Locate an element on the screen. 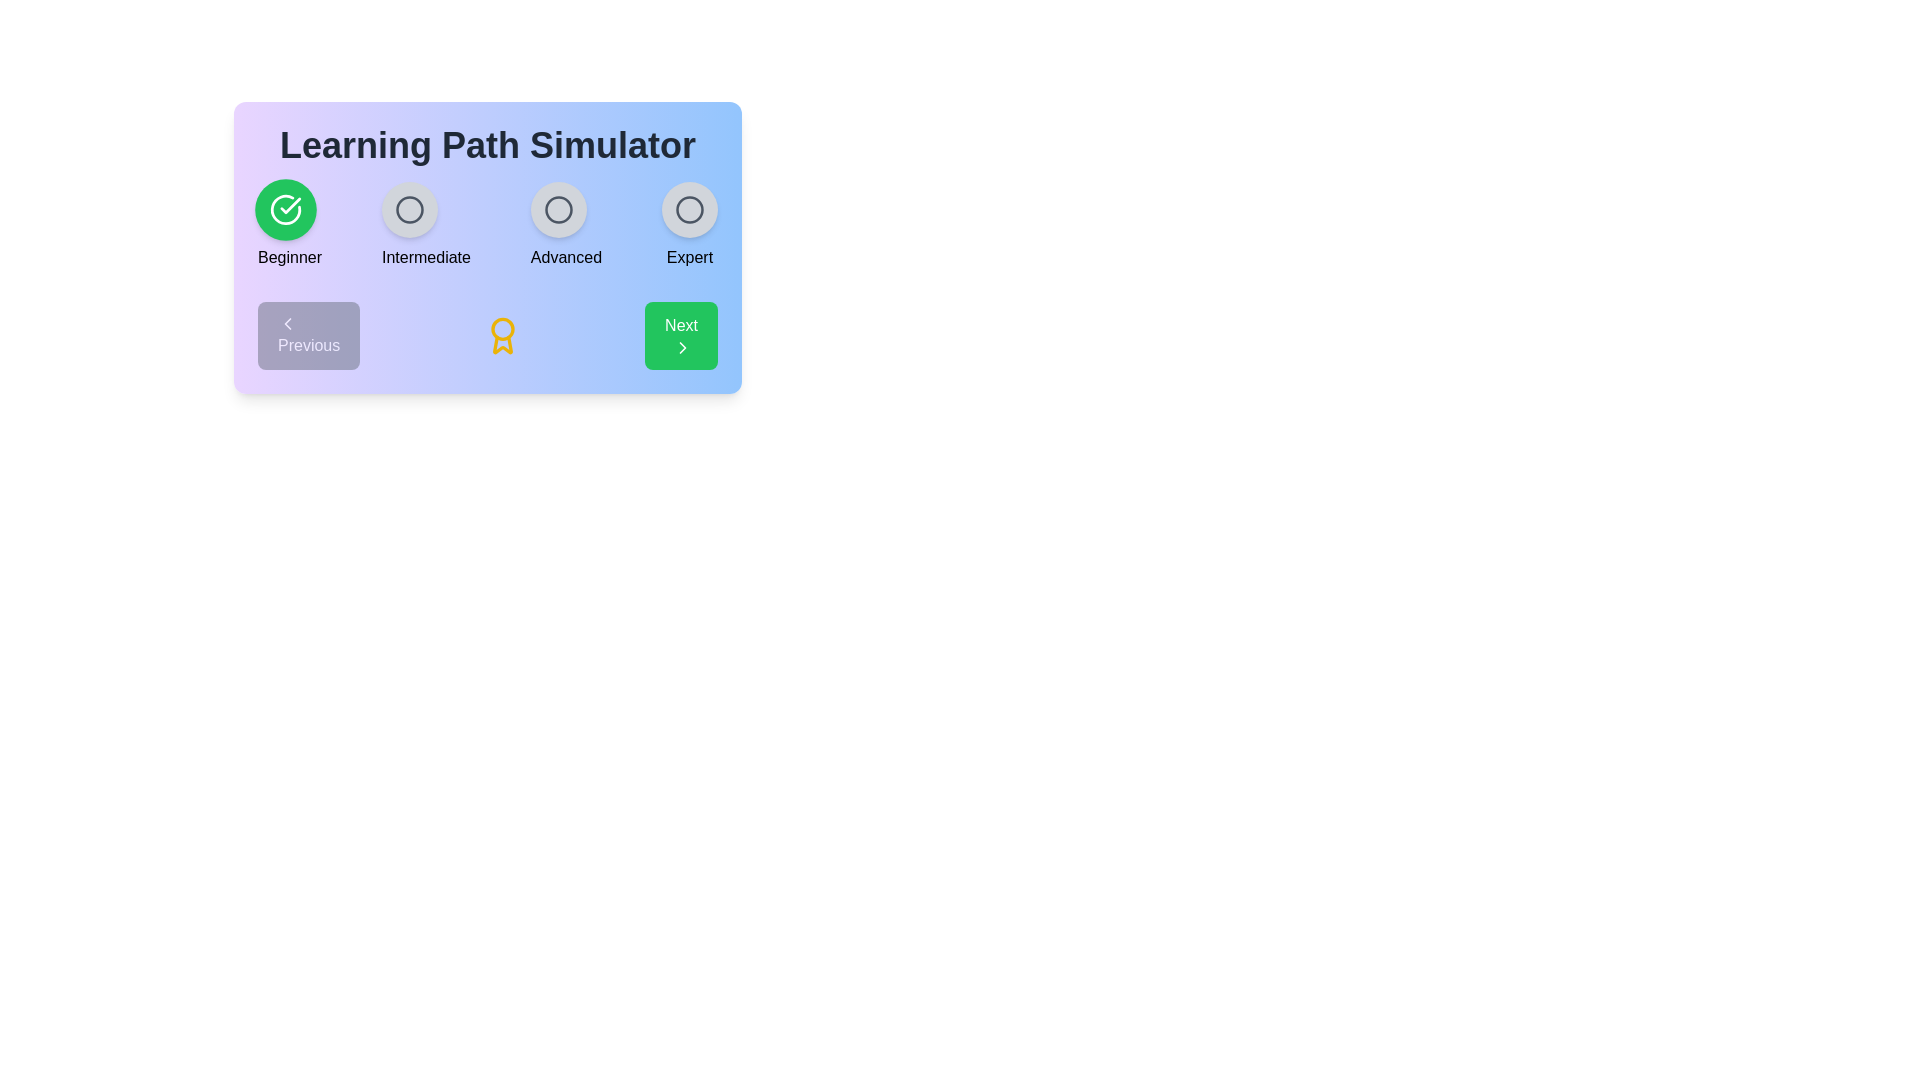 The height and width of the screenshot is (1080, 1920). the navigation button located at the bottom right of the group to visualize tooltip effects is located at coordinates (681, 334).